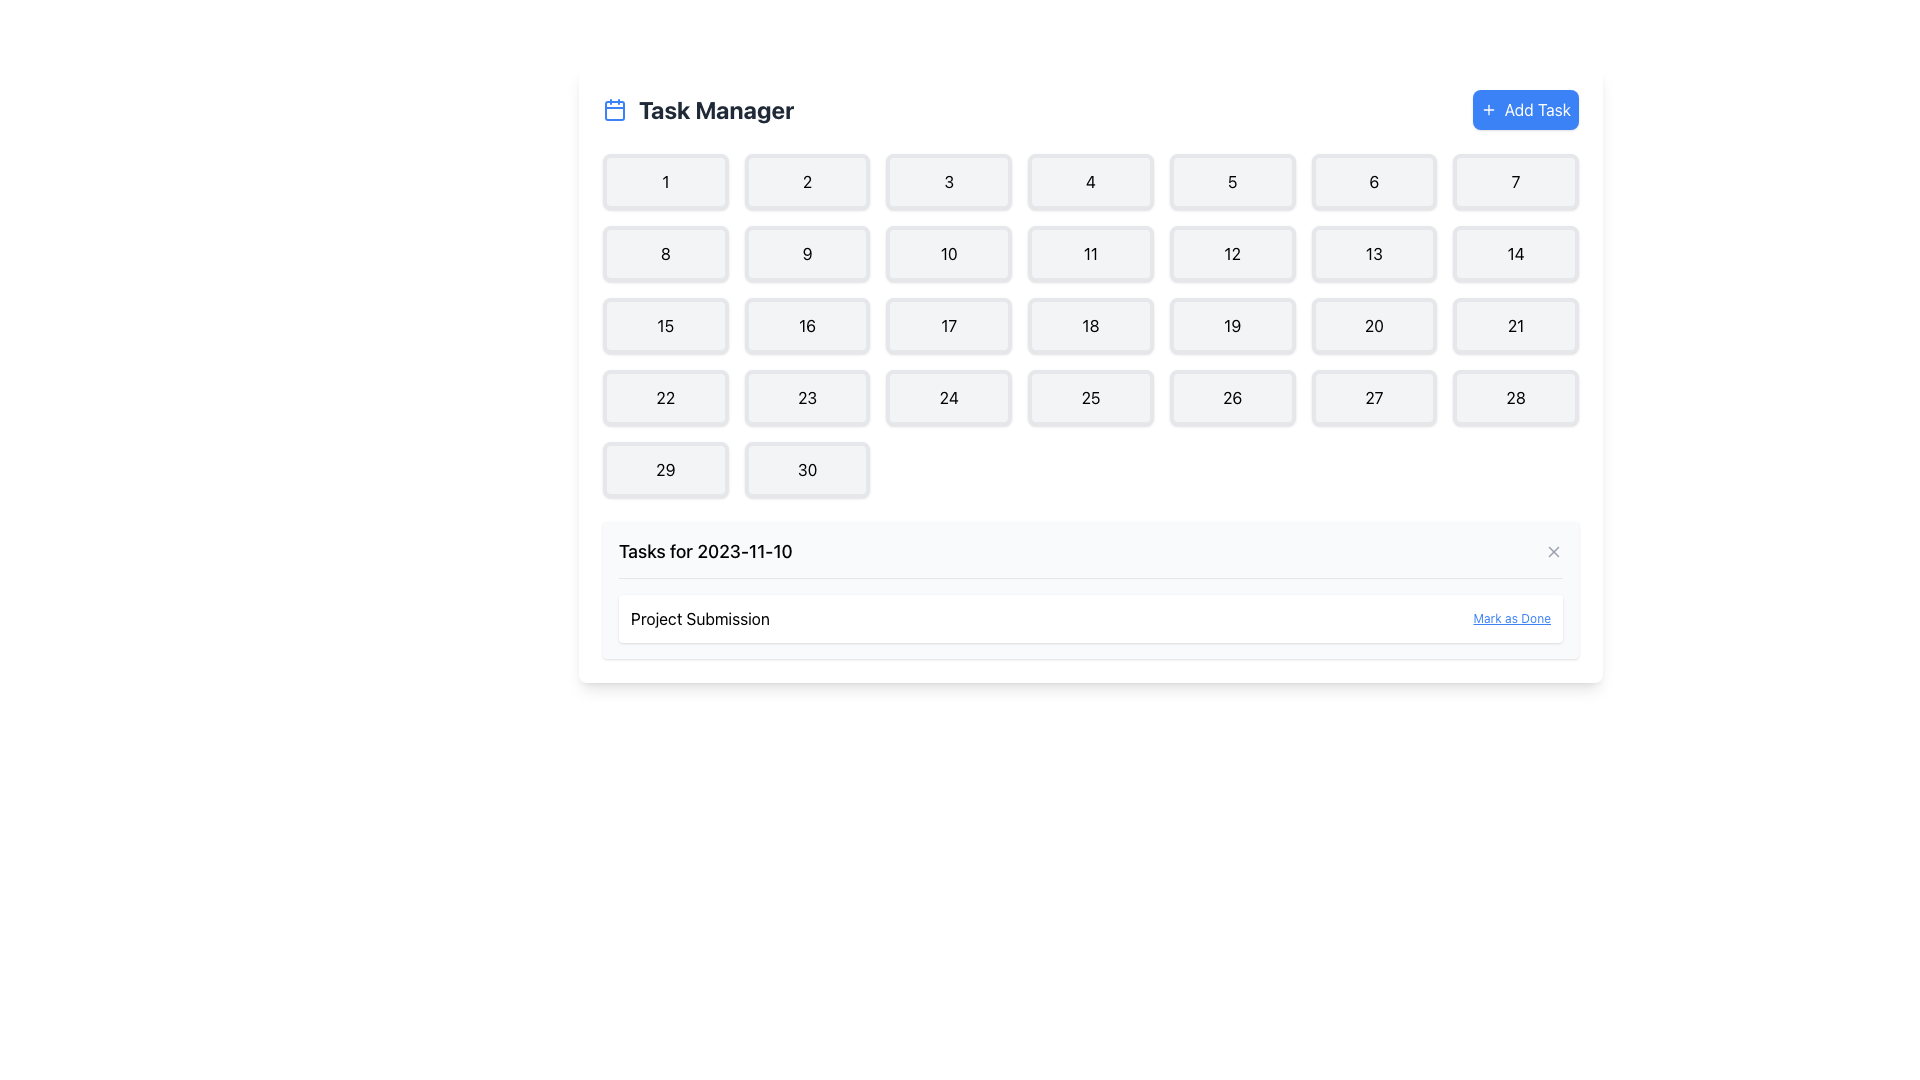  I want to click on the button labeled '25' in the calendar grid, so click(1089, 397).